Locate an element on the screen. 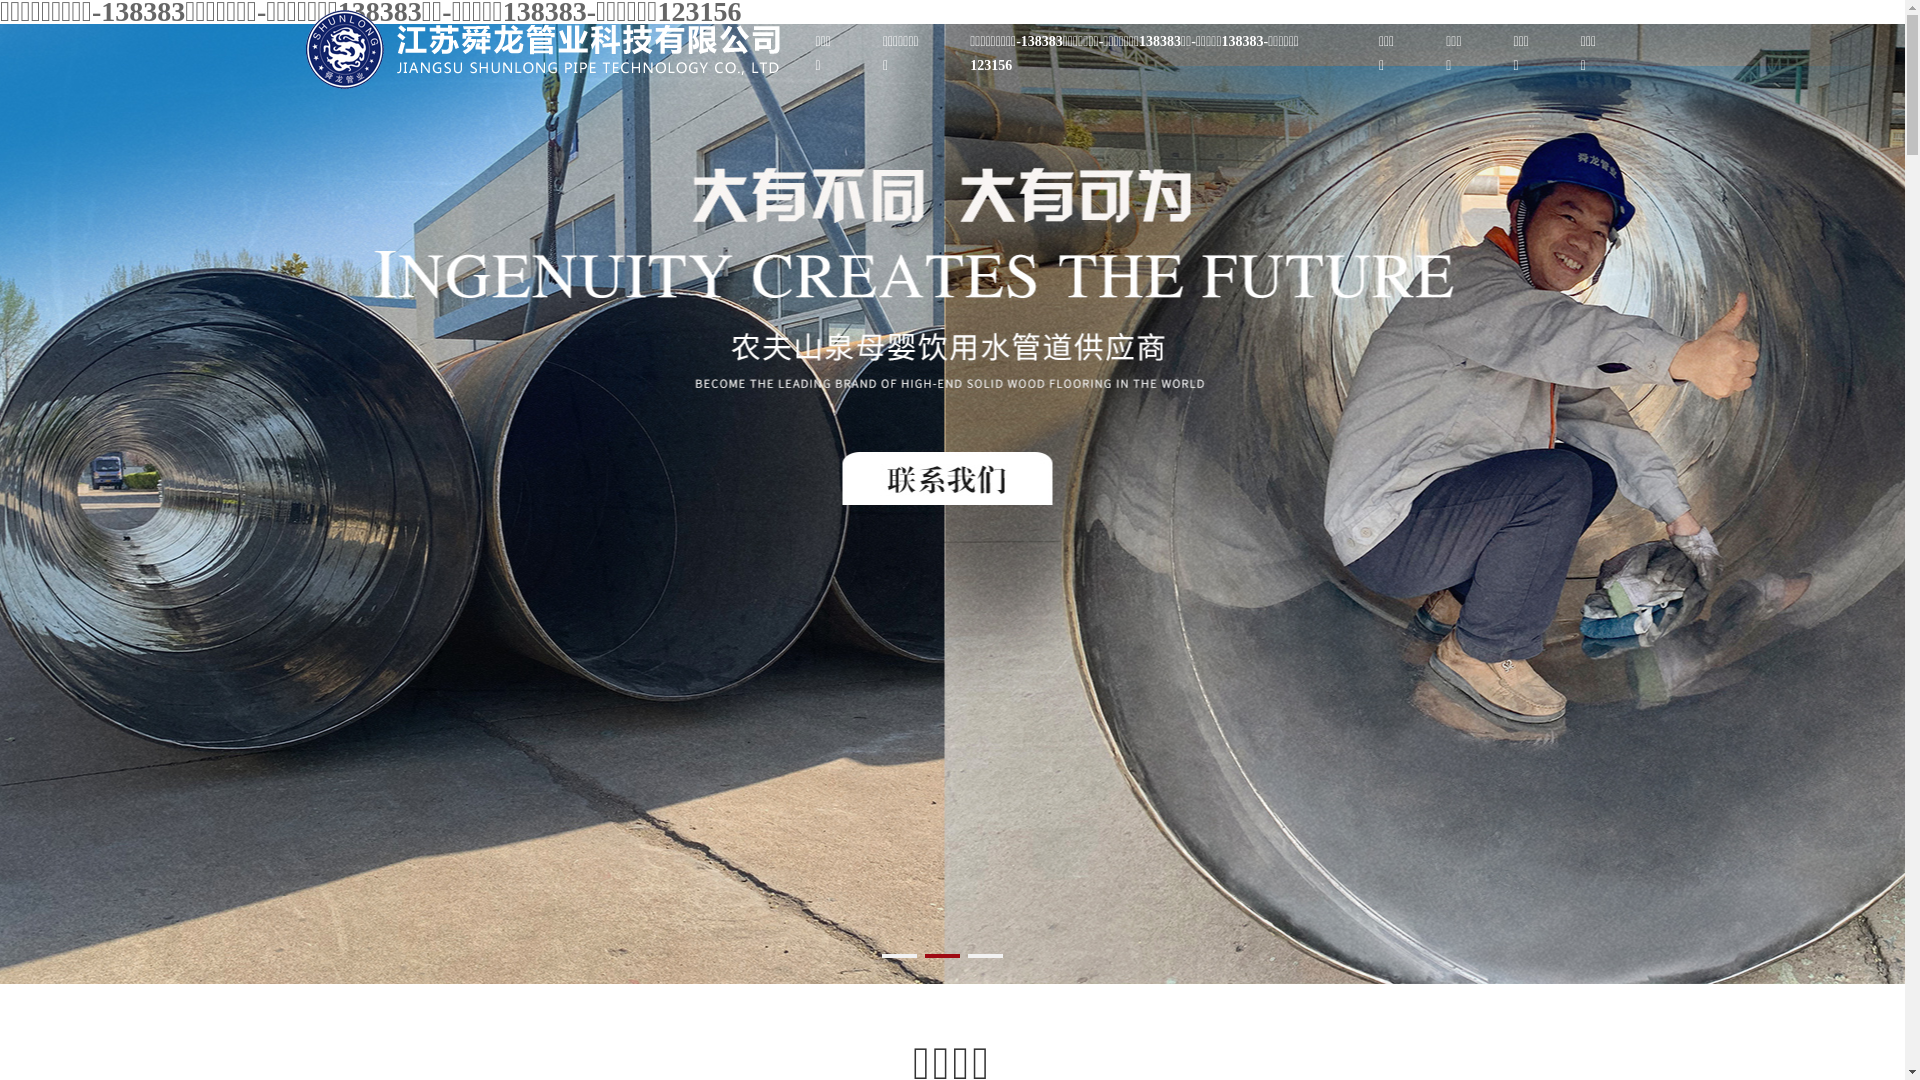 The width and height of the screenshot is (1920, 1080). '3' is located at coordinates (985, 955).